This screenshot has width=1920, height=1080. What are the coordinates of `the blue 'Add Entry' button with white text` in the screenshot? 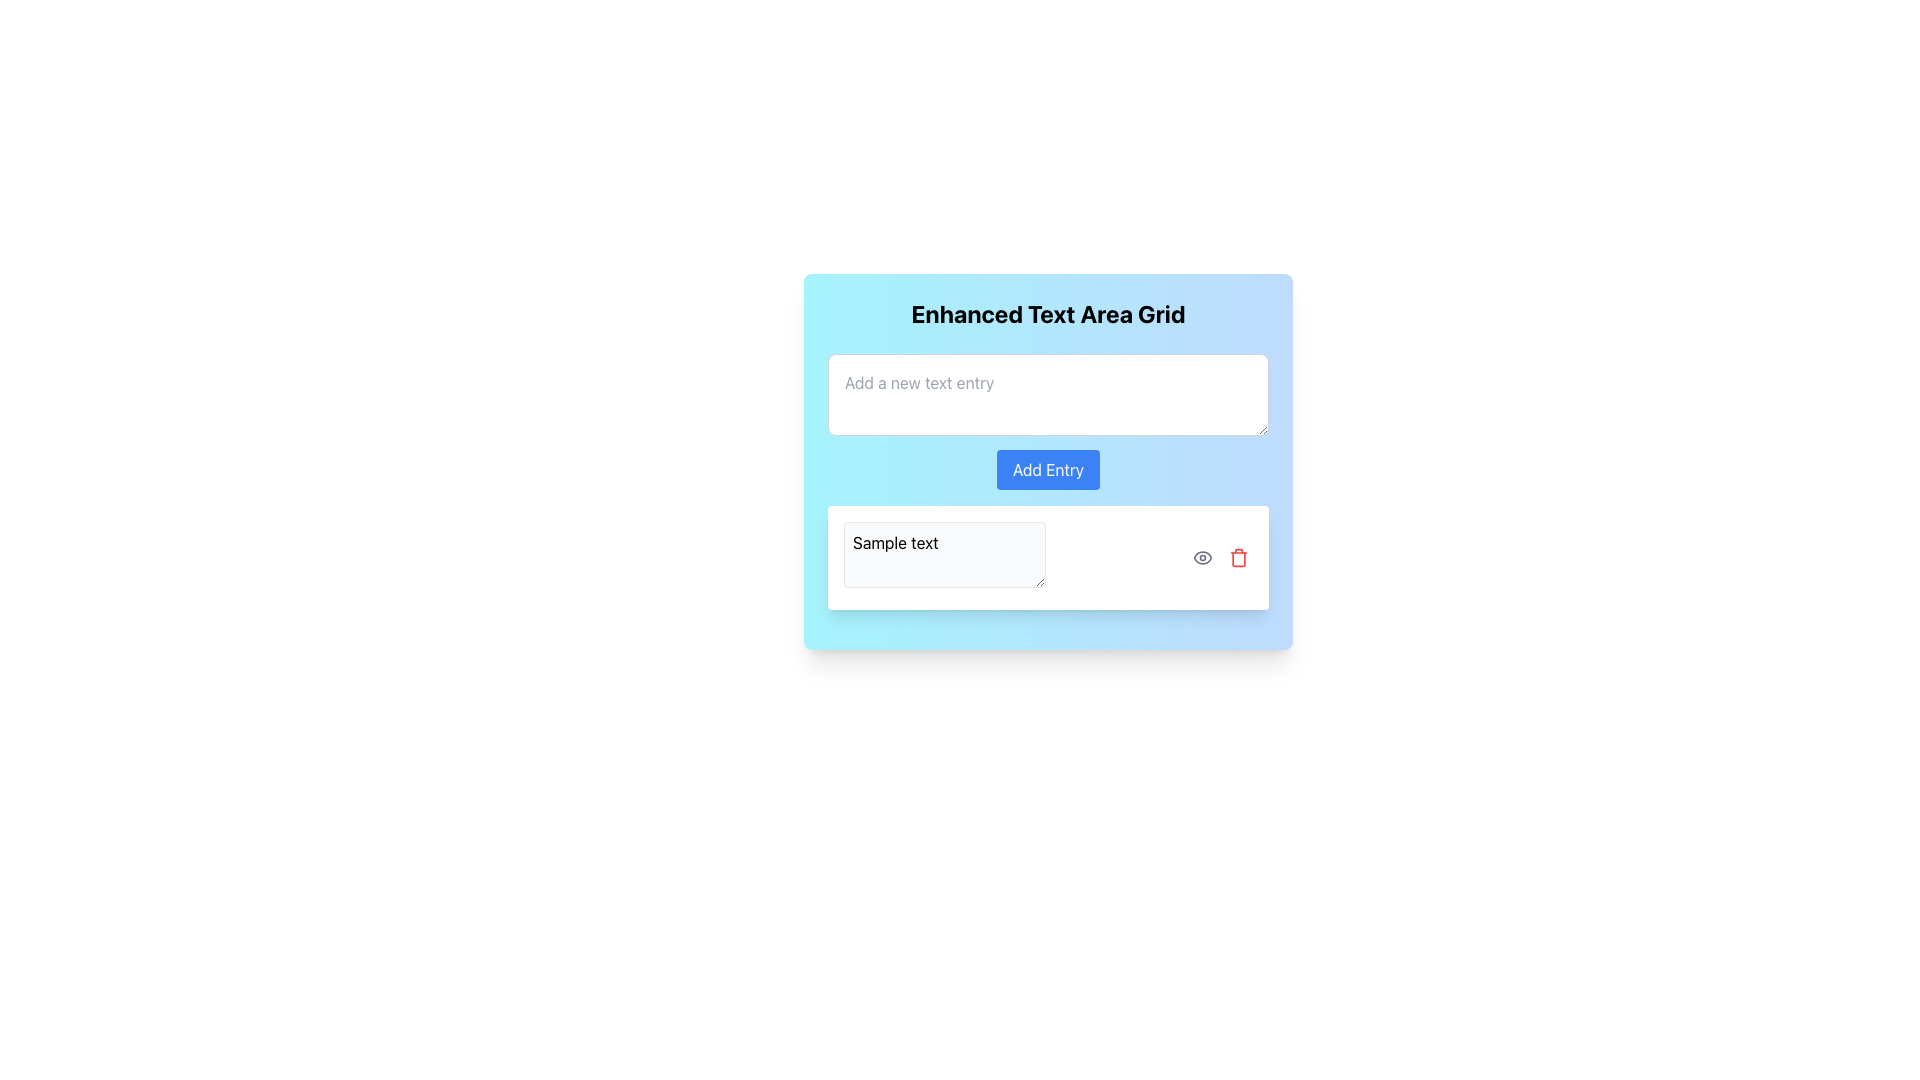 It's located at (1047, 470).